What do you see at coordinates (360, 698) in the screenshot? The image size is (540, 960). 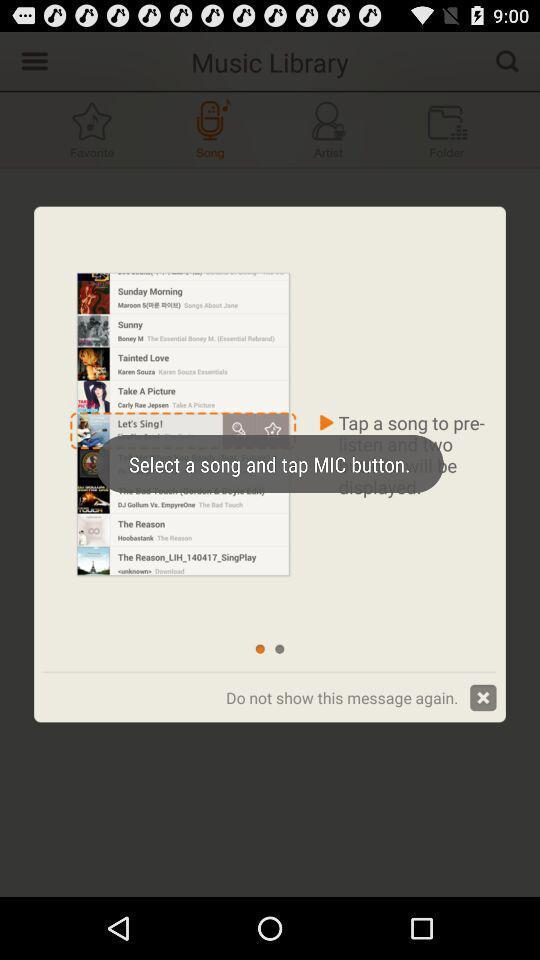 I see `the text which is bottom of right corner` at bounding box center [360, 698].